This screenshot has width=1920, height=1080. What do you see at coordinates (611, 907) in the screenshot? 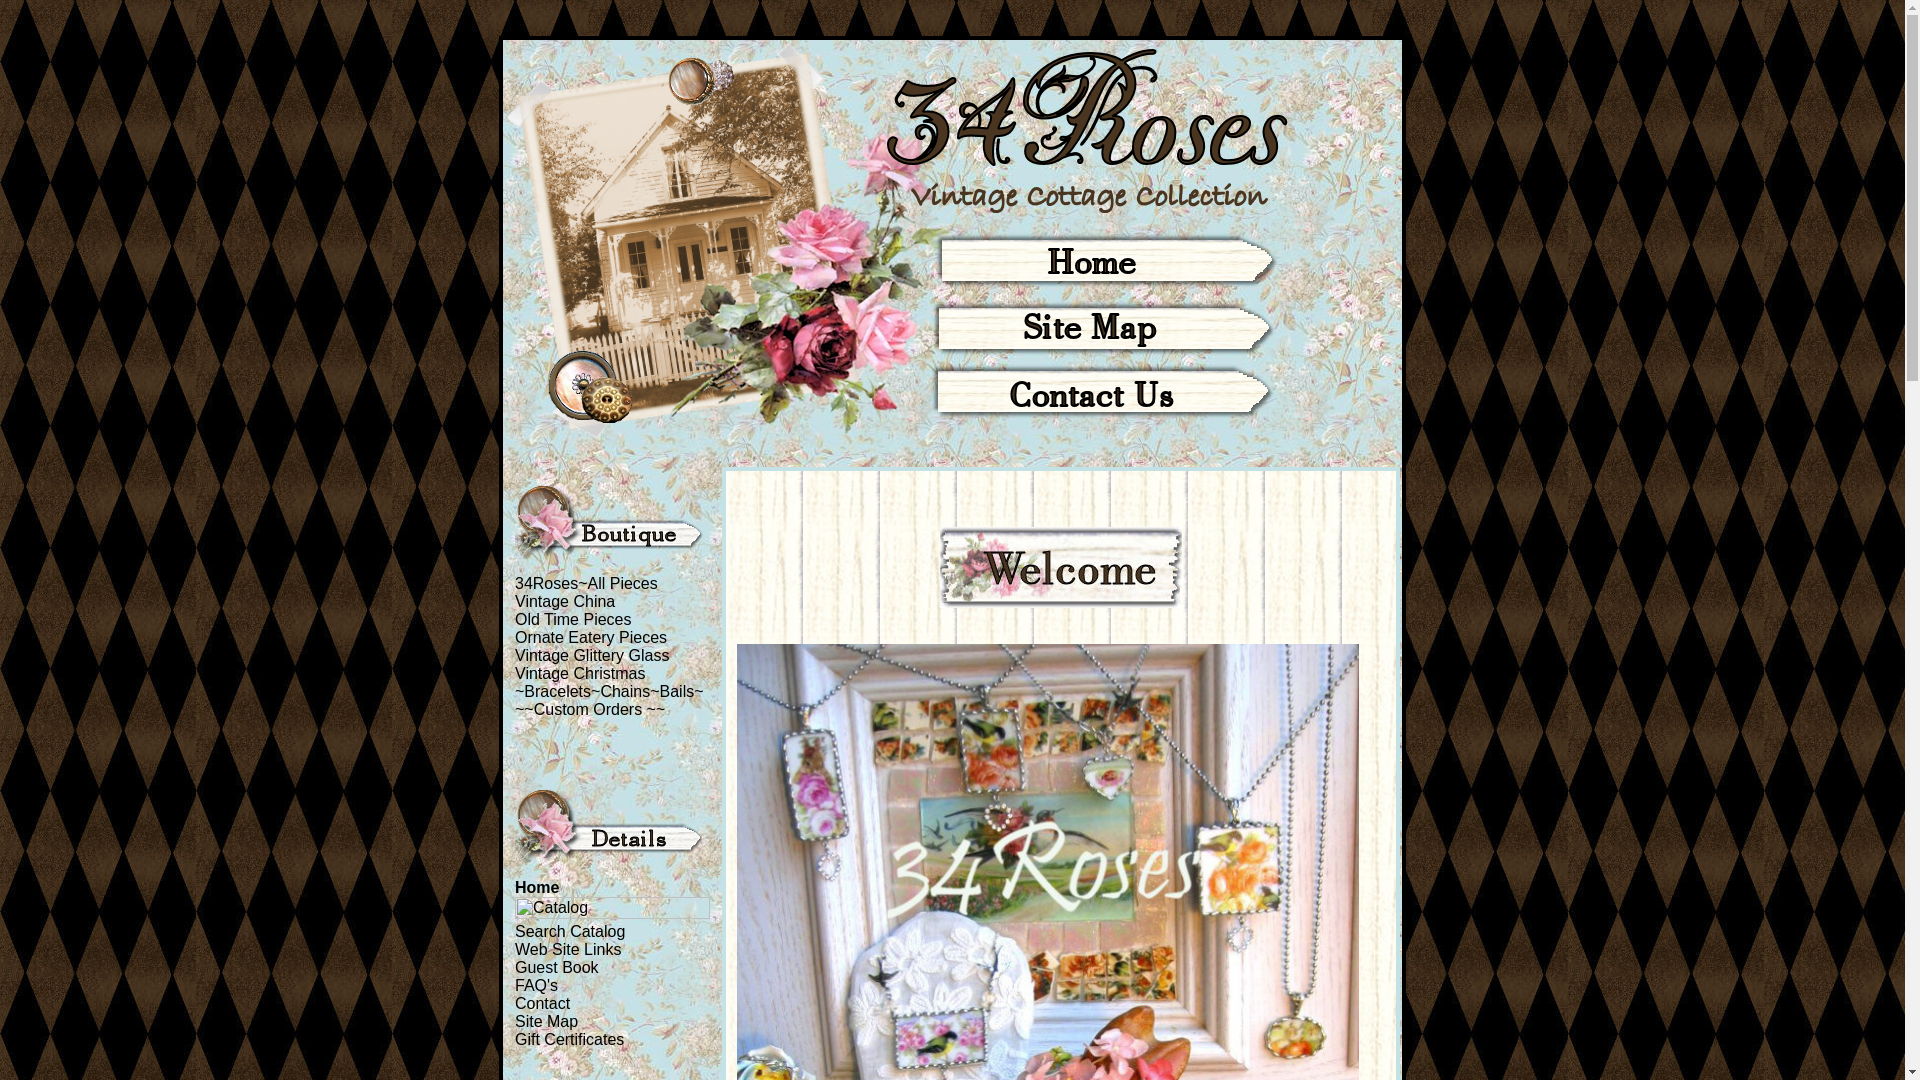
I see `'Catalog'` at bounding box center [611, 907].